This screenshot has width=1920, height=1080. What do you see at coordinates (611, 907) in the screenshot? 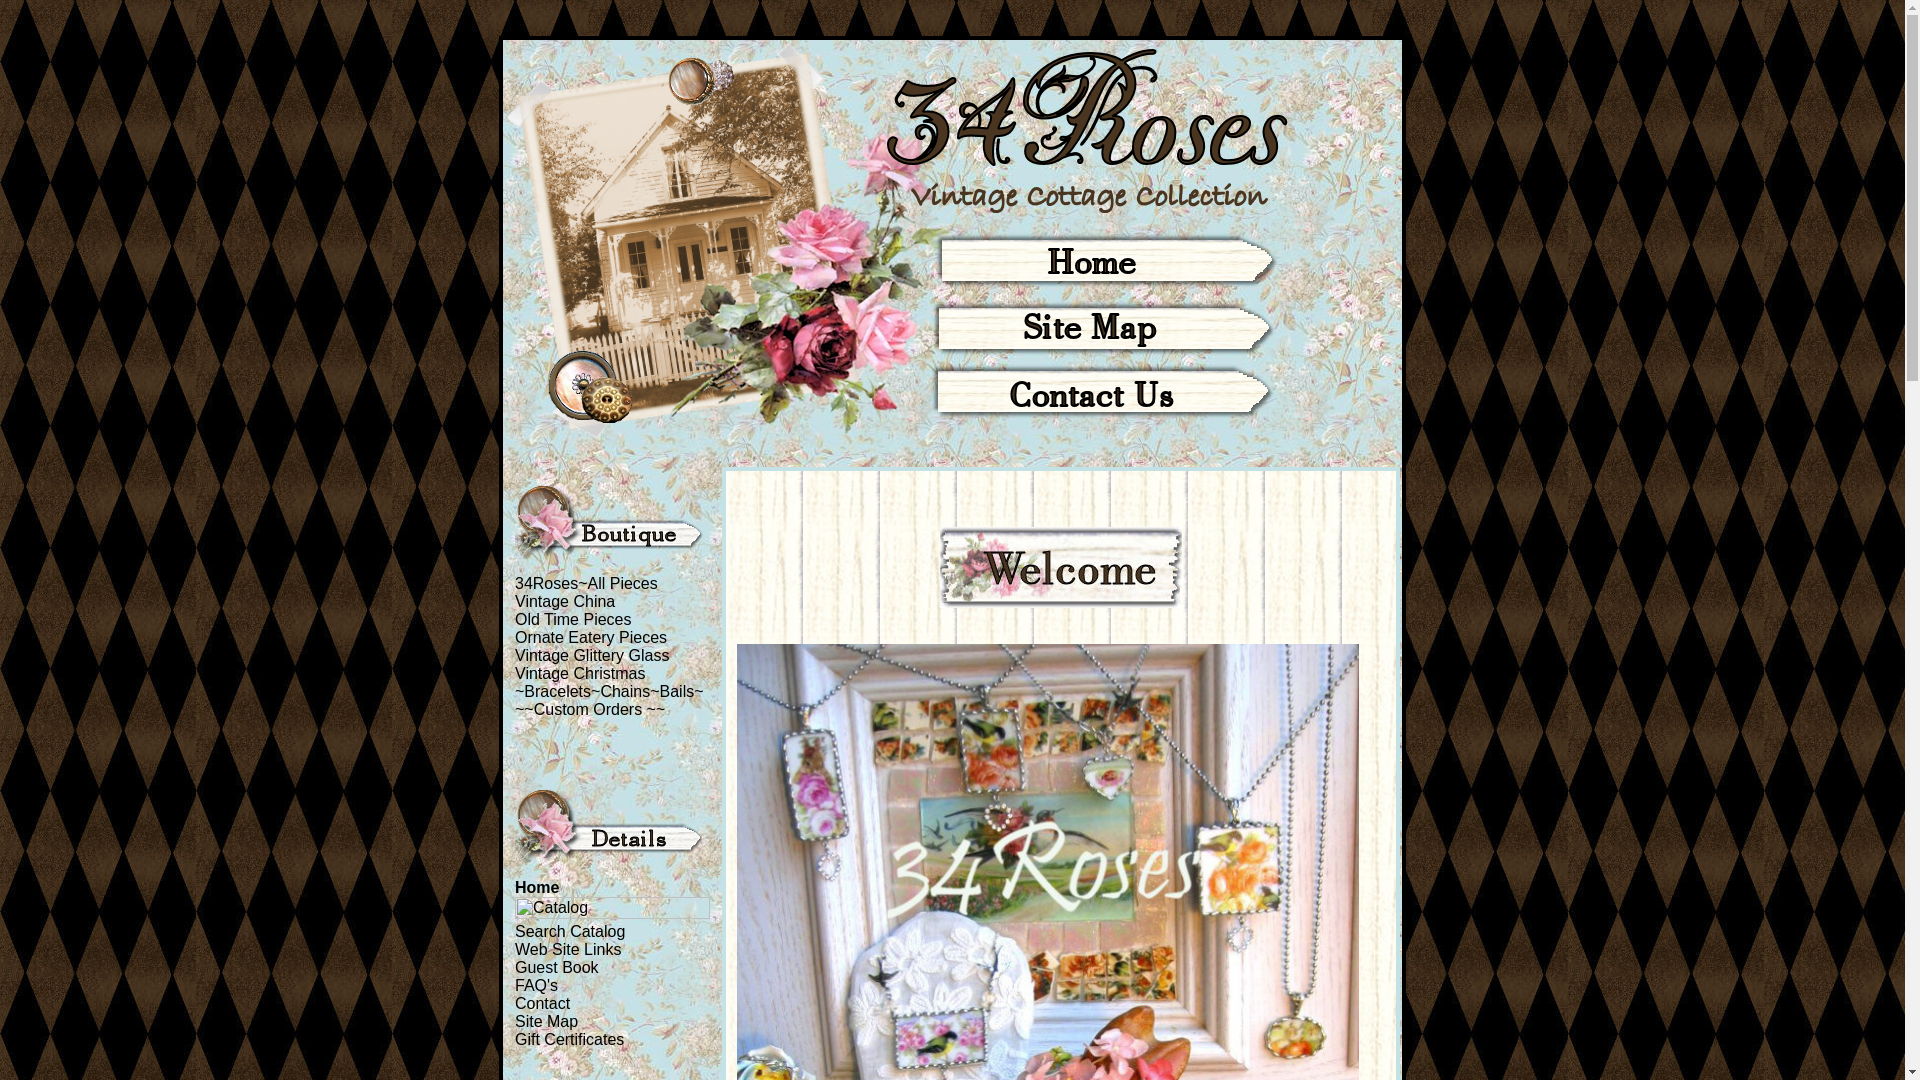
I see `'Catalog'` at bounding box center [611, 907].